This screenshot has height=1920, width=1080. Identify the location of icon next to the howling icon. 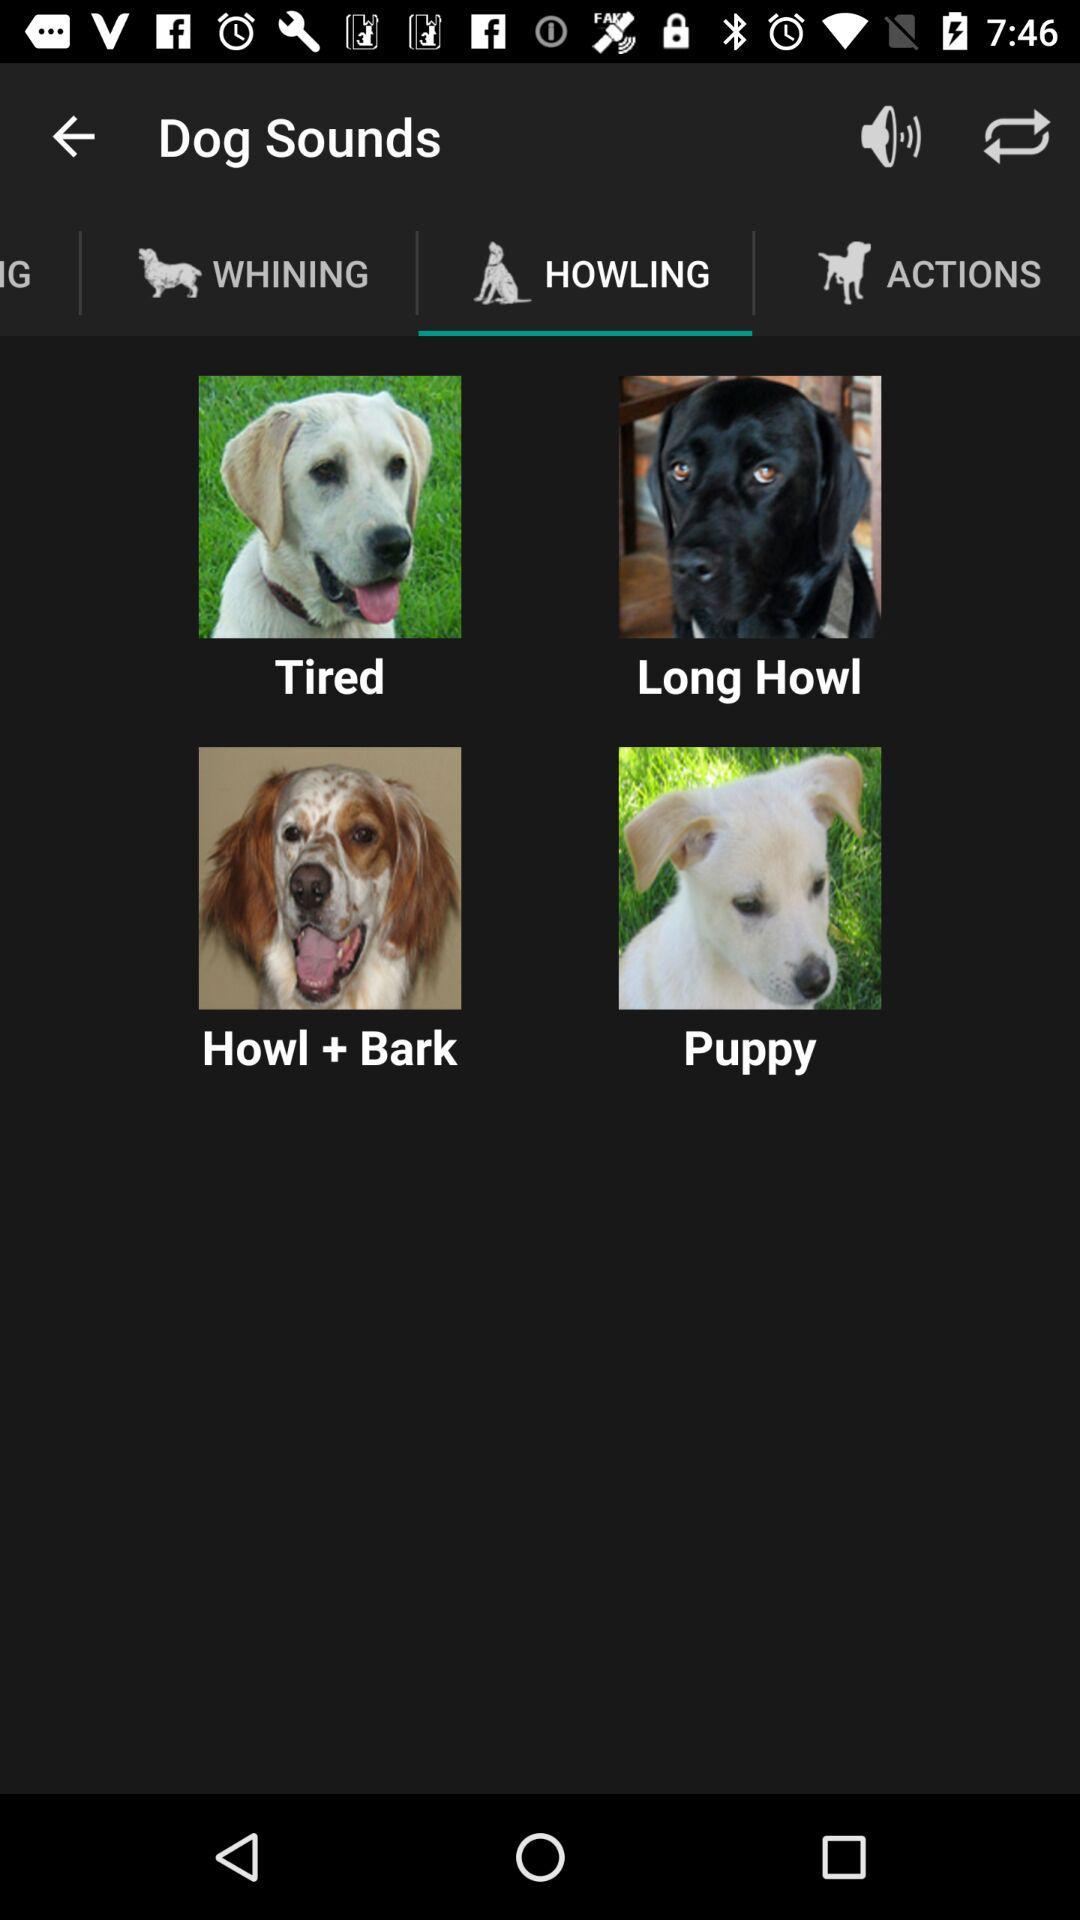
(890, 135).